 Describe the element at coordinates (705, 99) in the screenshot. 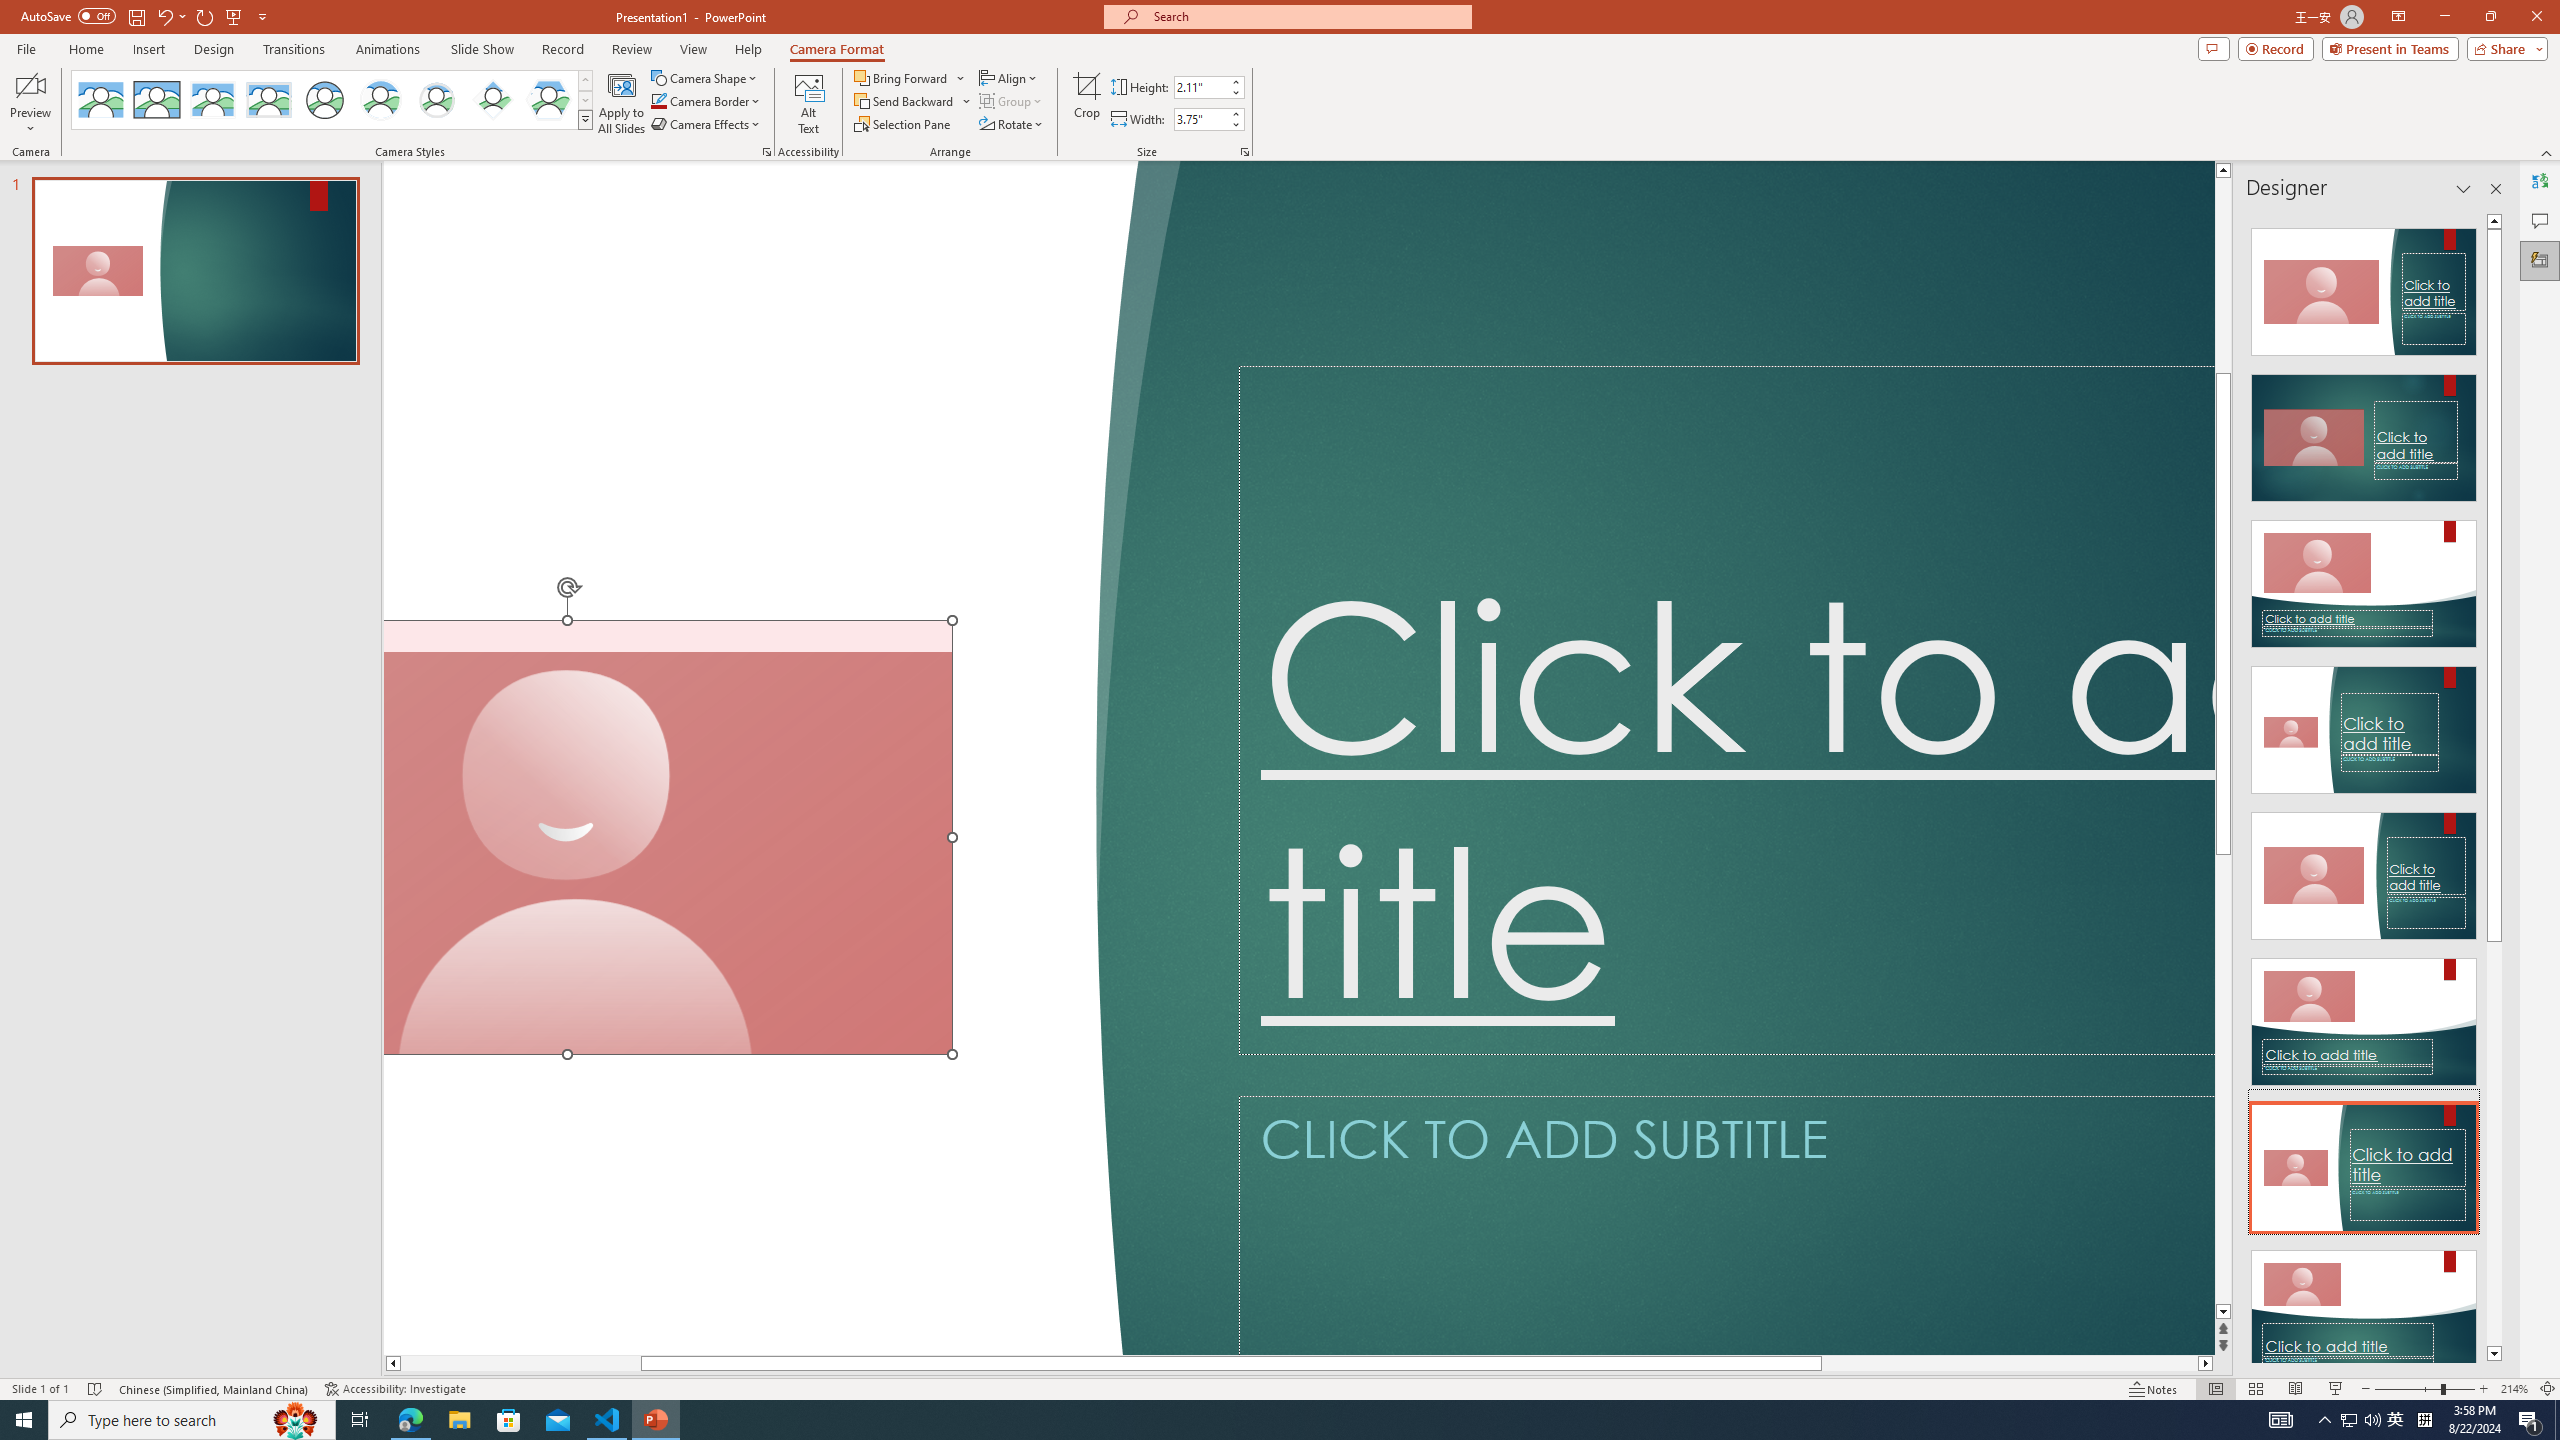

I see `'Camera Border'` at that location.